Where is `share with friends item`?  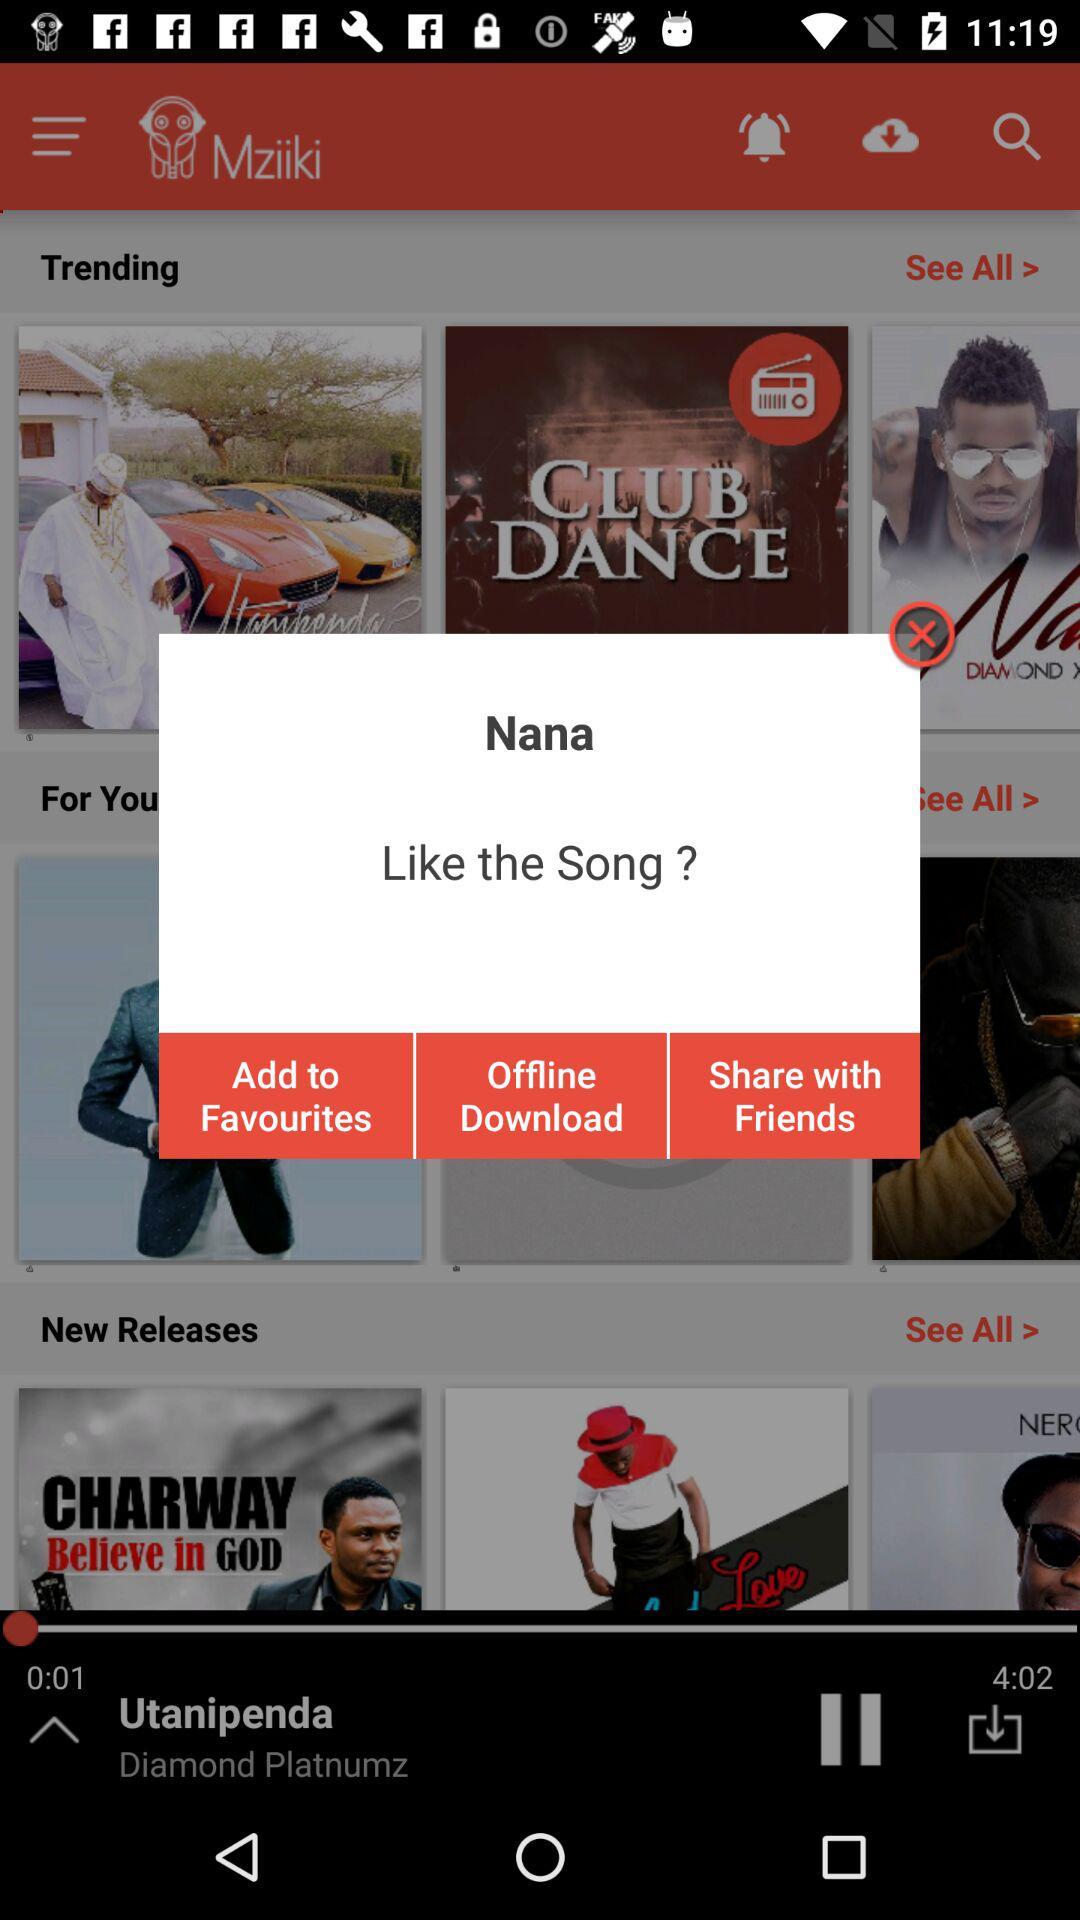
share with friends item is located at coordinates (793, 1094).